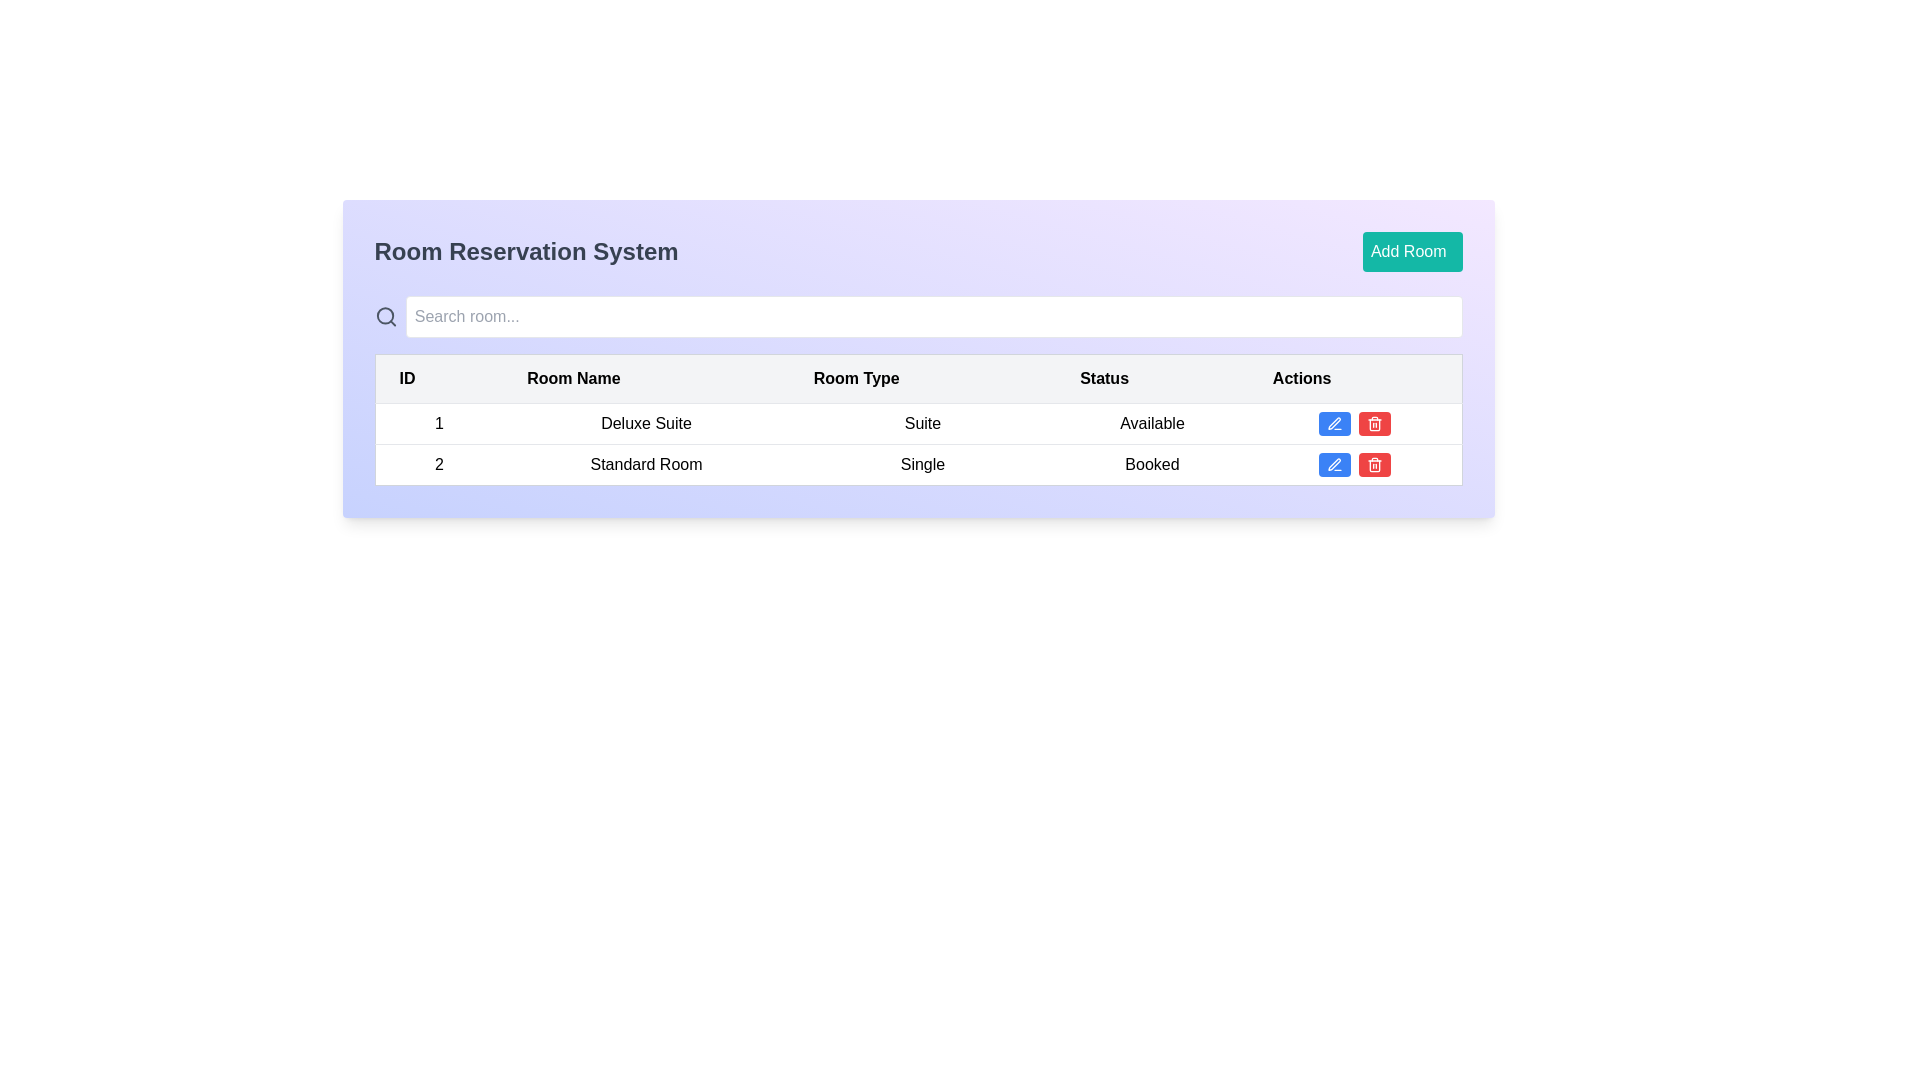 This screenshot has height=1080, width=1920. Describe the element at coordinates (1152, 423) in the screenshot. I see `the Text label displaying the availability status of the room as 'Available,' located in the fourth column under the 'Status' header in the first row of the table` at that location.